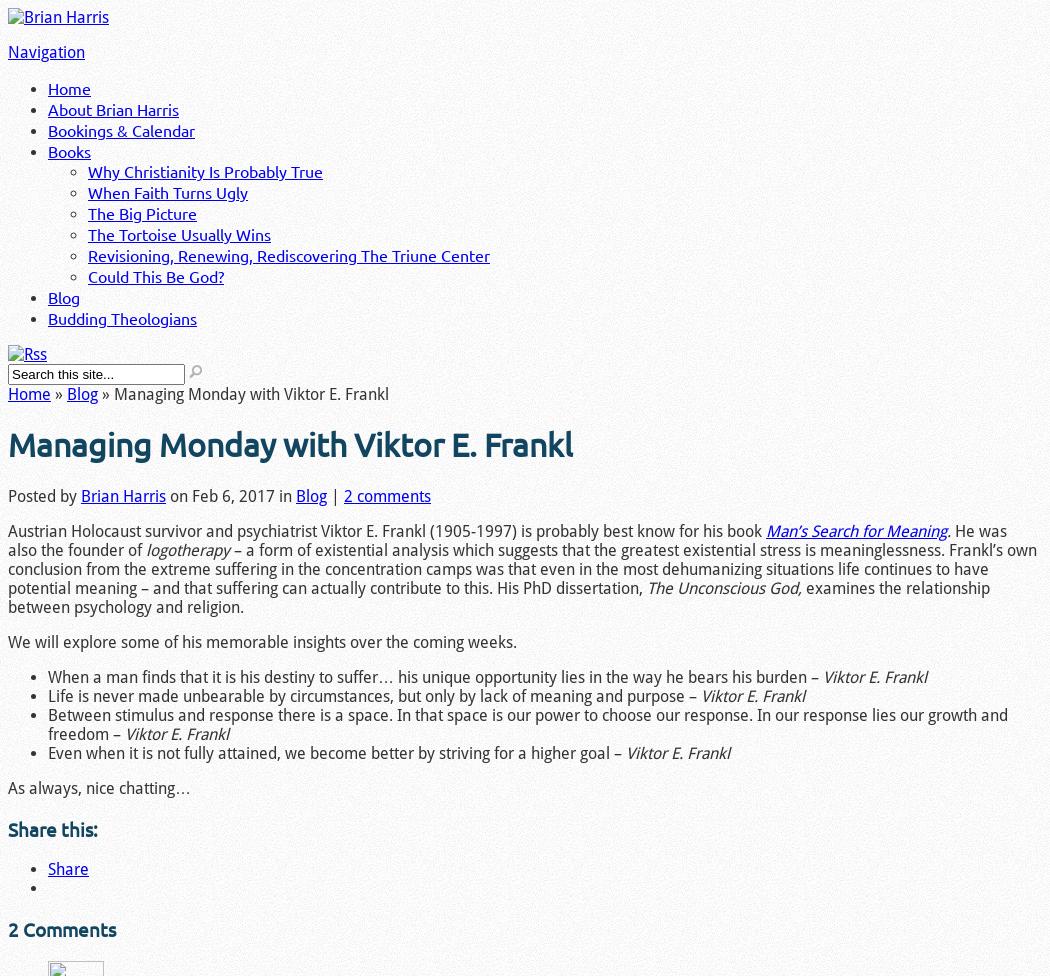 This screenshot has width=1050, height=976. Describe the element at coordinates (287, 255) in the screenshot. I see `'Revisioning, Renewing, Rediscovering The Triune Center'` at that location.